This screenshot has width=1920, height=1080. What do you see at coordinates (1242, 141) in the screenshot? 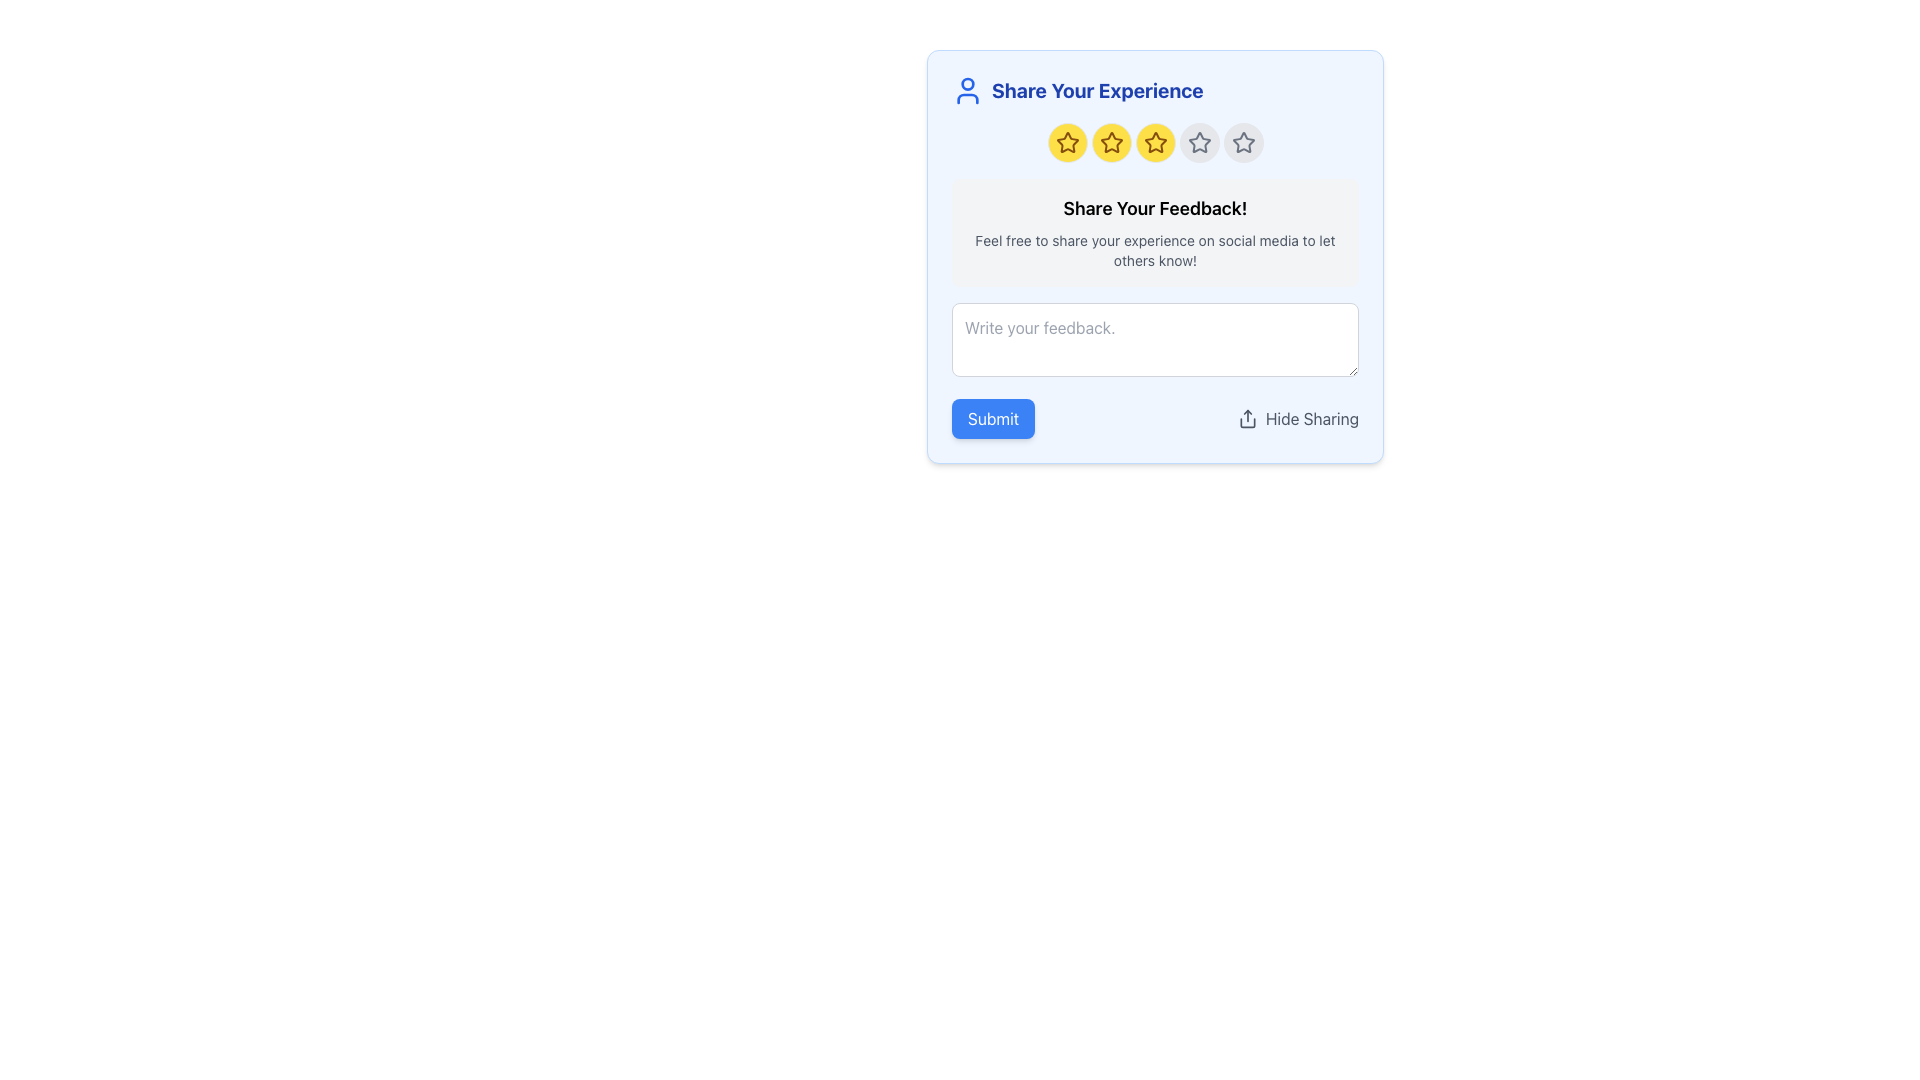
I see `the fifth and final star in the horizontal row of five stars used for rating, which is outlined in gray and positioned below the text 'Share Your Experience.'` at bounding box center [1242, 141].